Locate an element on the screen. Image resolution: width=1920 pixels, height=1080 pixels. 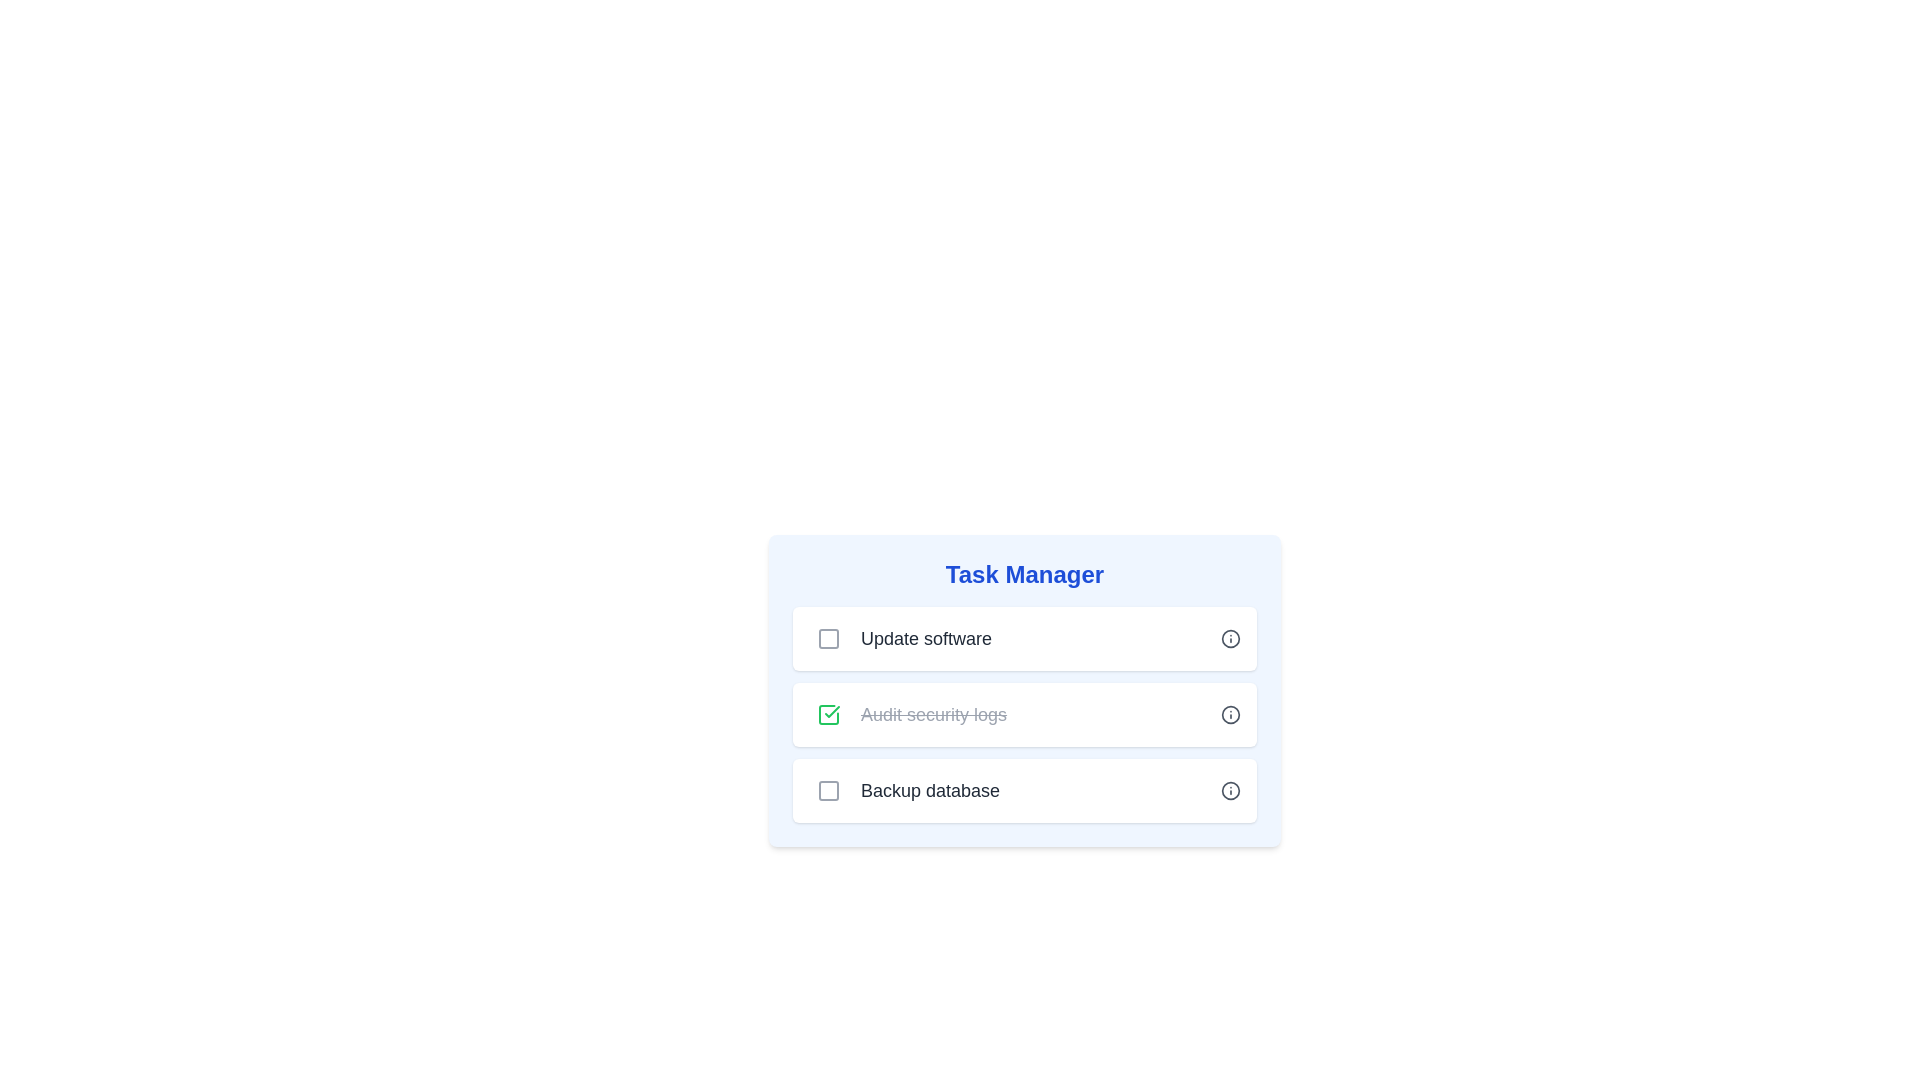
the Square indicator located at the far left of the 'Backup database' task row is located at coordinates (829, 789).